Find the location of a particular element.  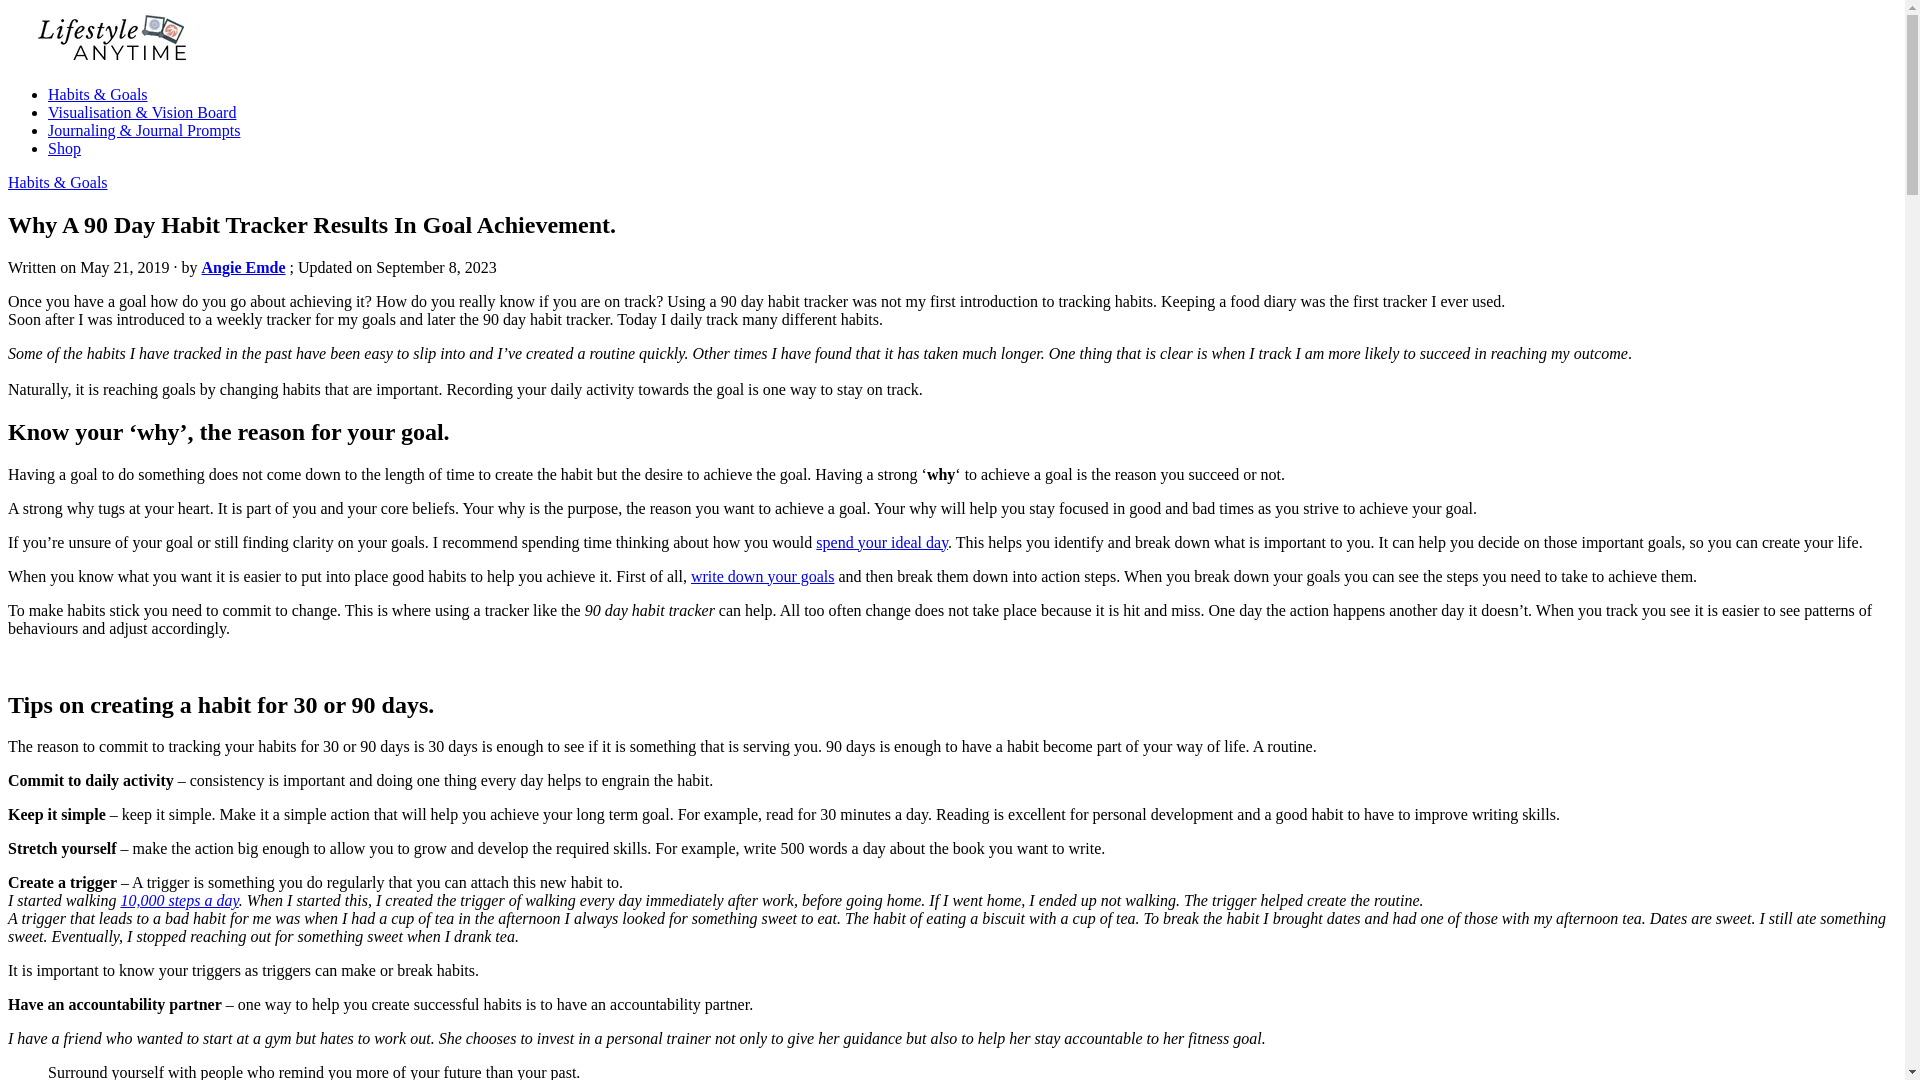

'write down your goals' is located at coordinates (762, 576).